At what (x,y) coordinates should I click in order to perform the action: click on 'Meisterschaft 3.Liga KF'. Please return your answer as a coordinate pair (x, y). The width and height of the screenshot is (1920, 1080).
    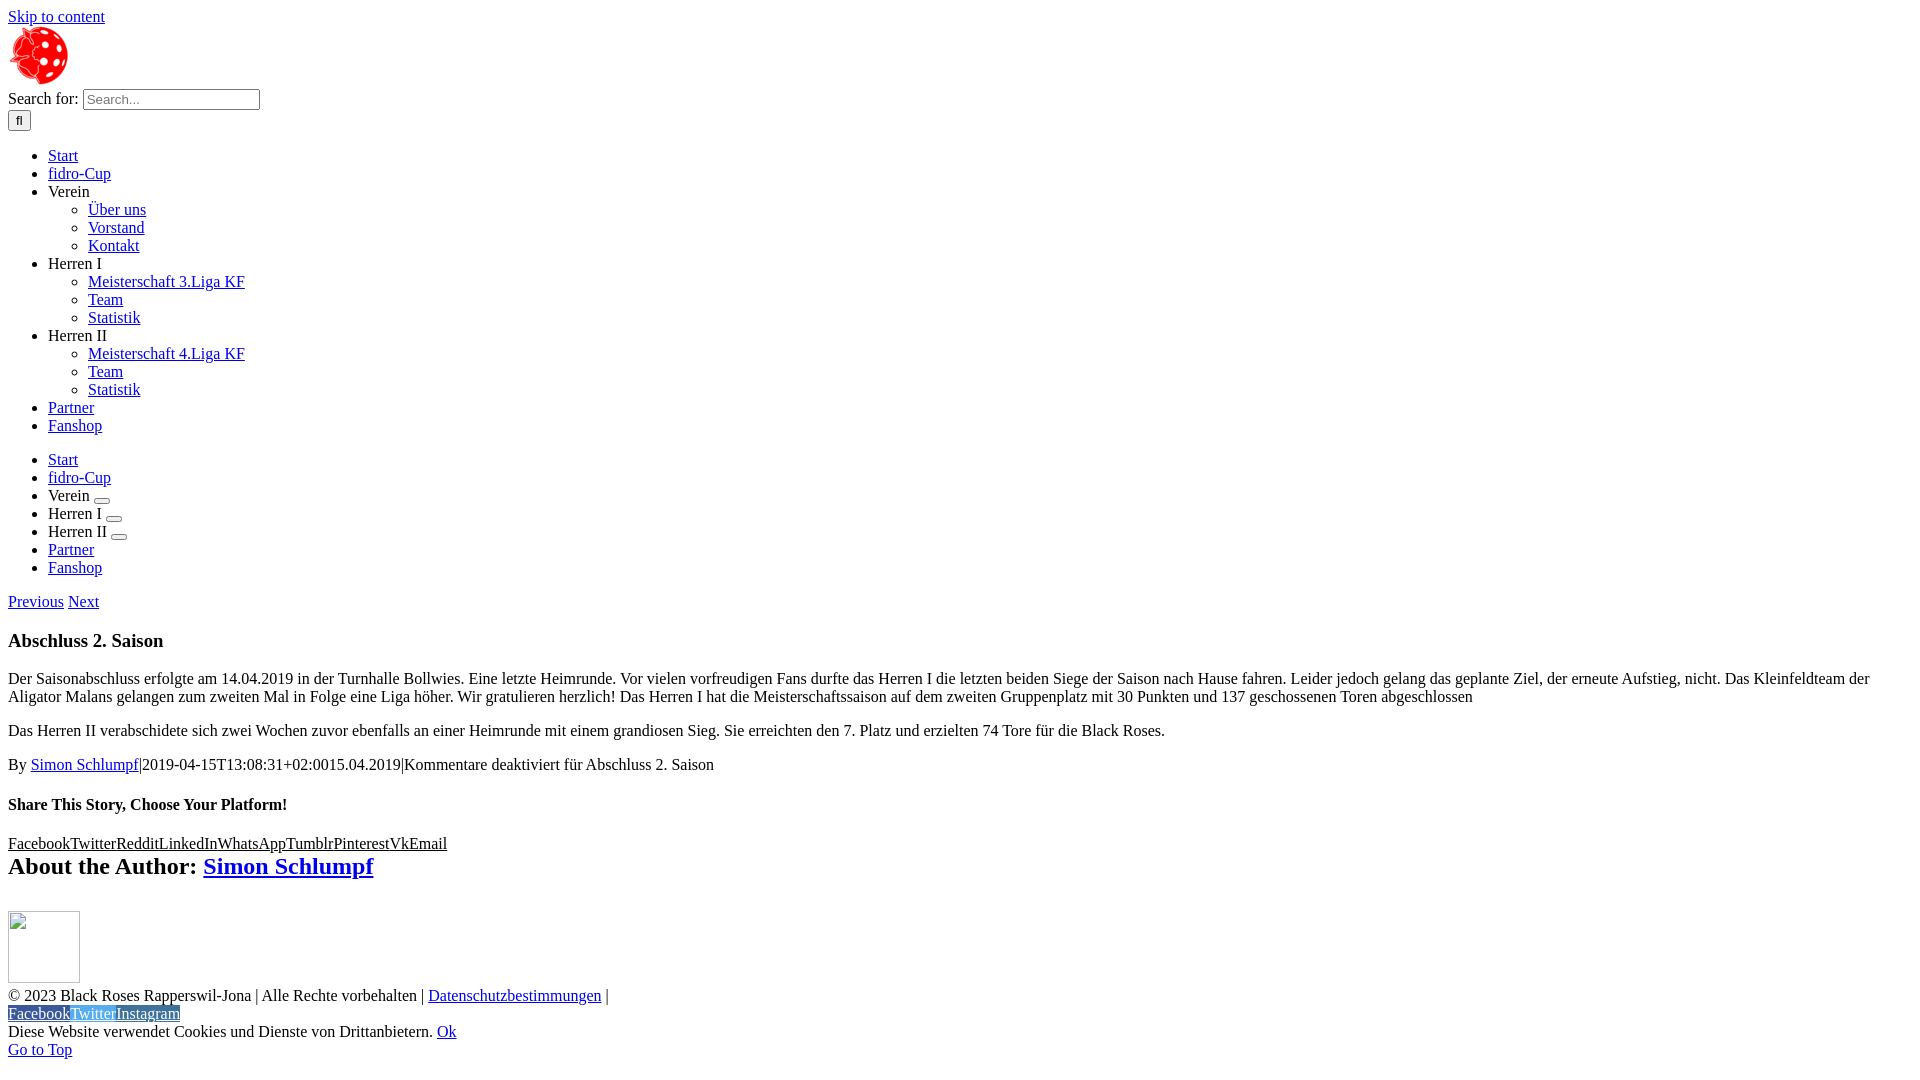
    Looking at the image, I should click on (166, 281).